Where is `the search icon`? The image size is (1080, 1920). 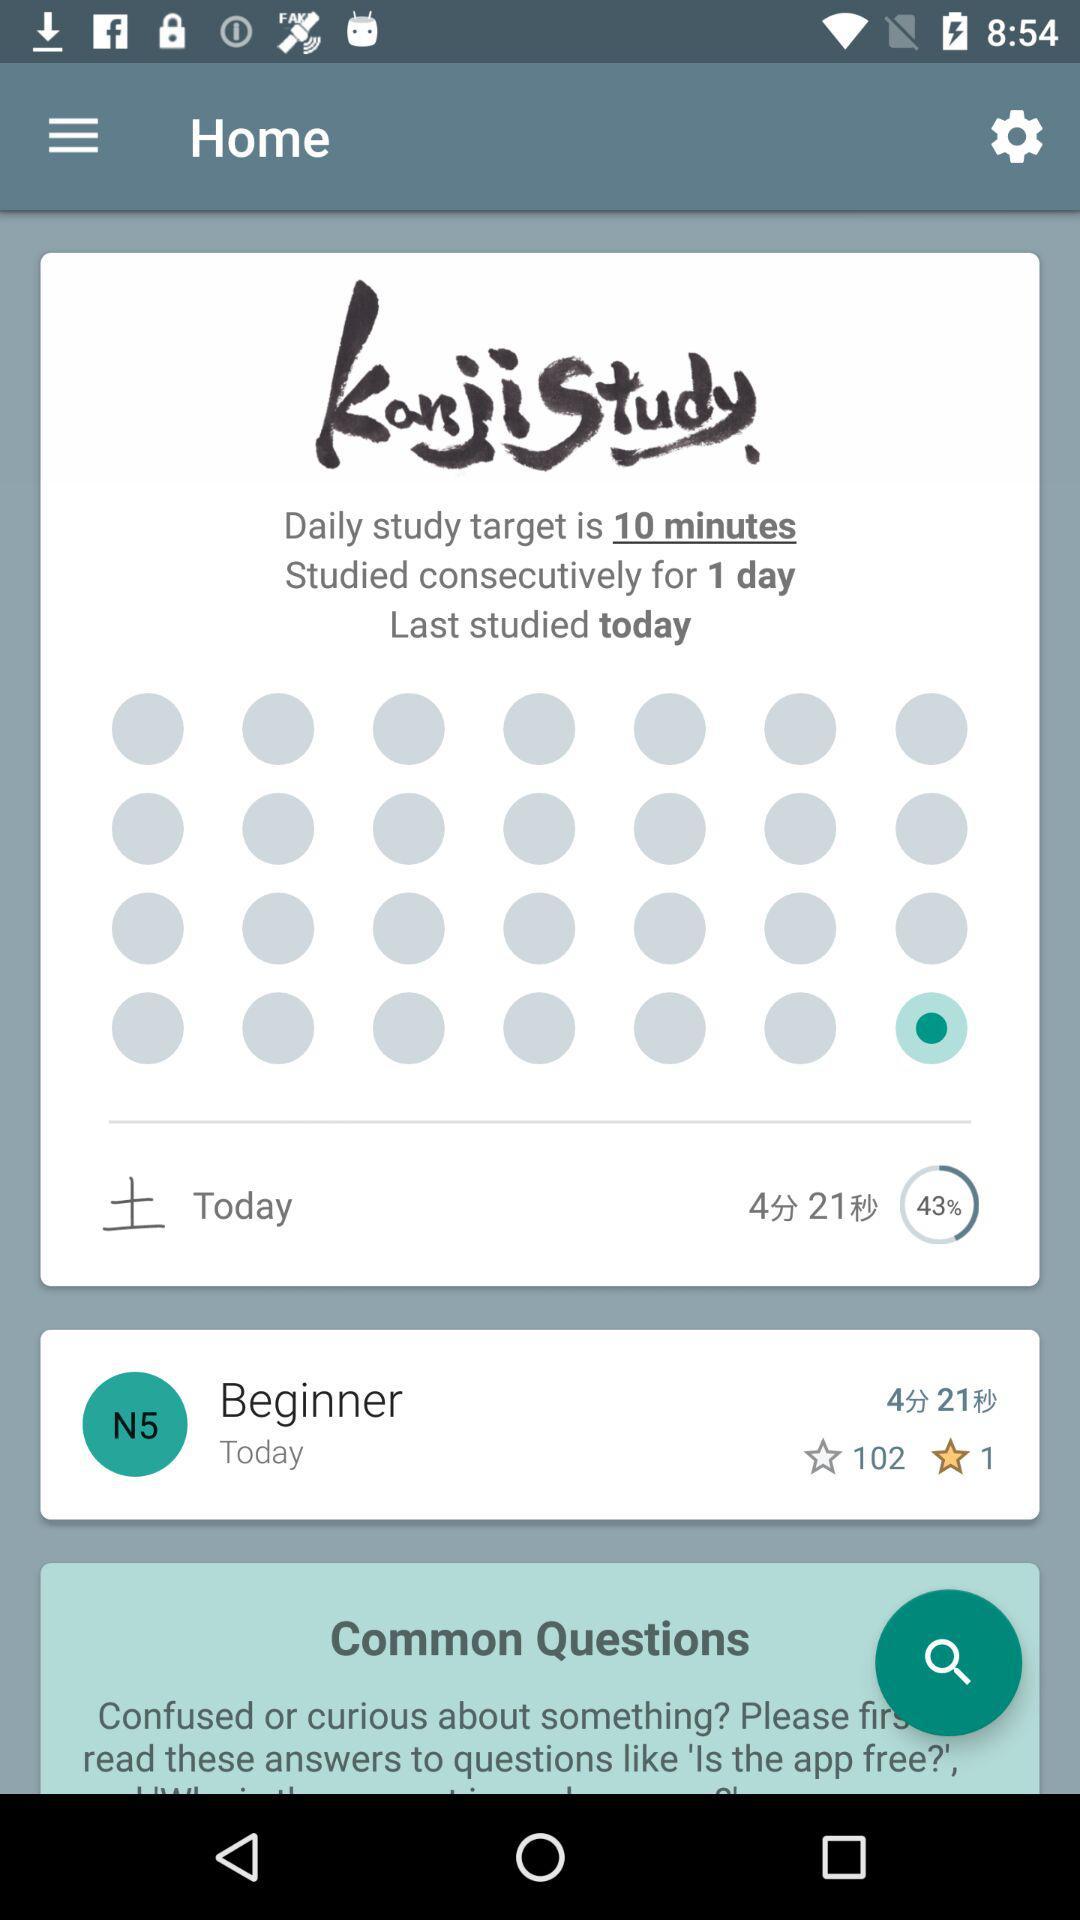
the search icon is located at coordinates (947, 1662).